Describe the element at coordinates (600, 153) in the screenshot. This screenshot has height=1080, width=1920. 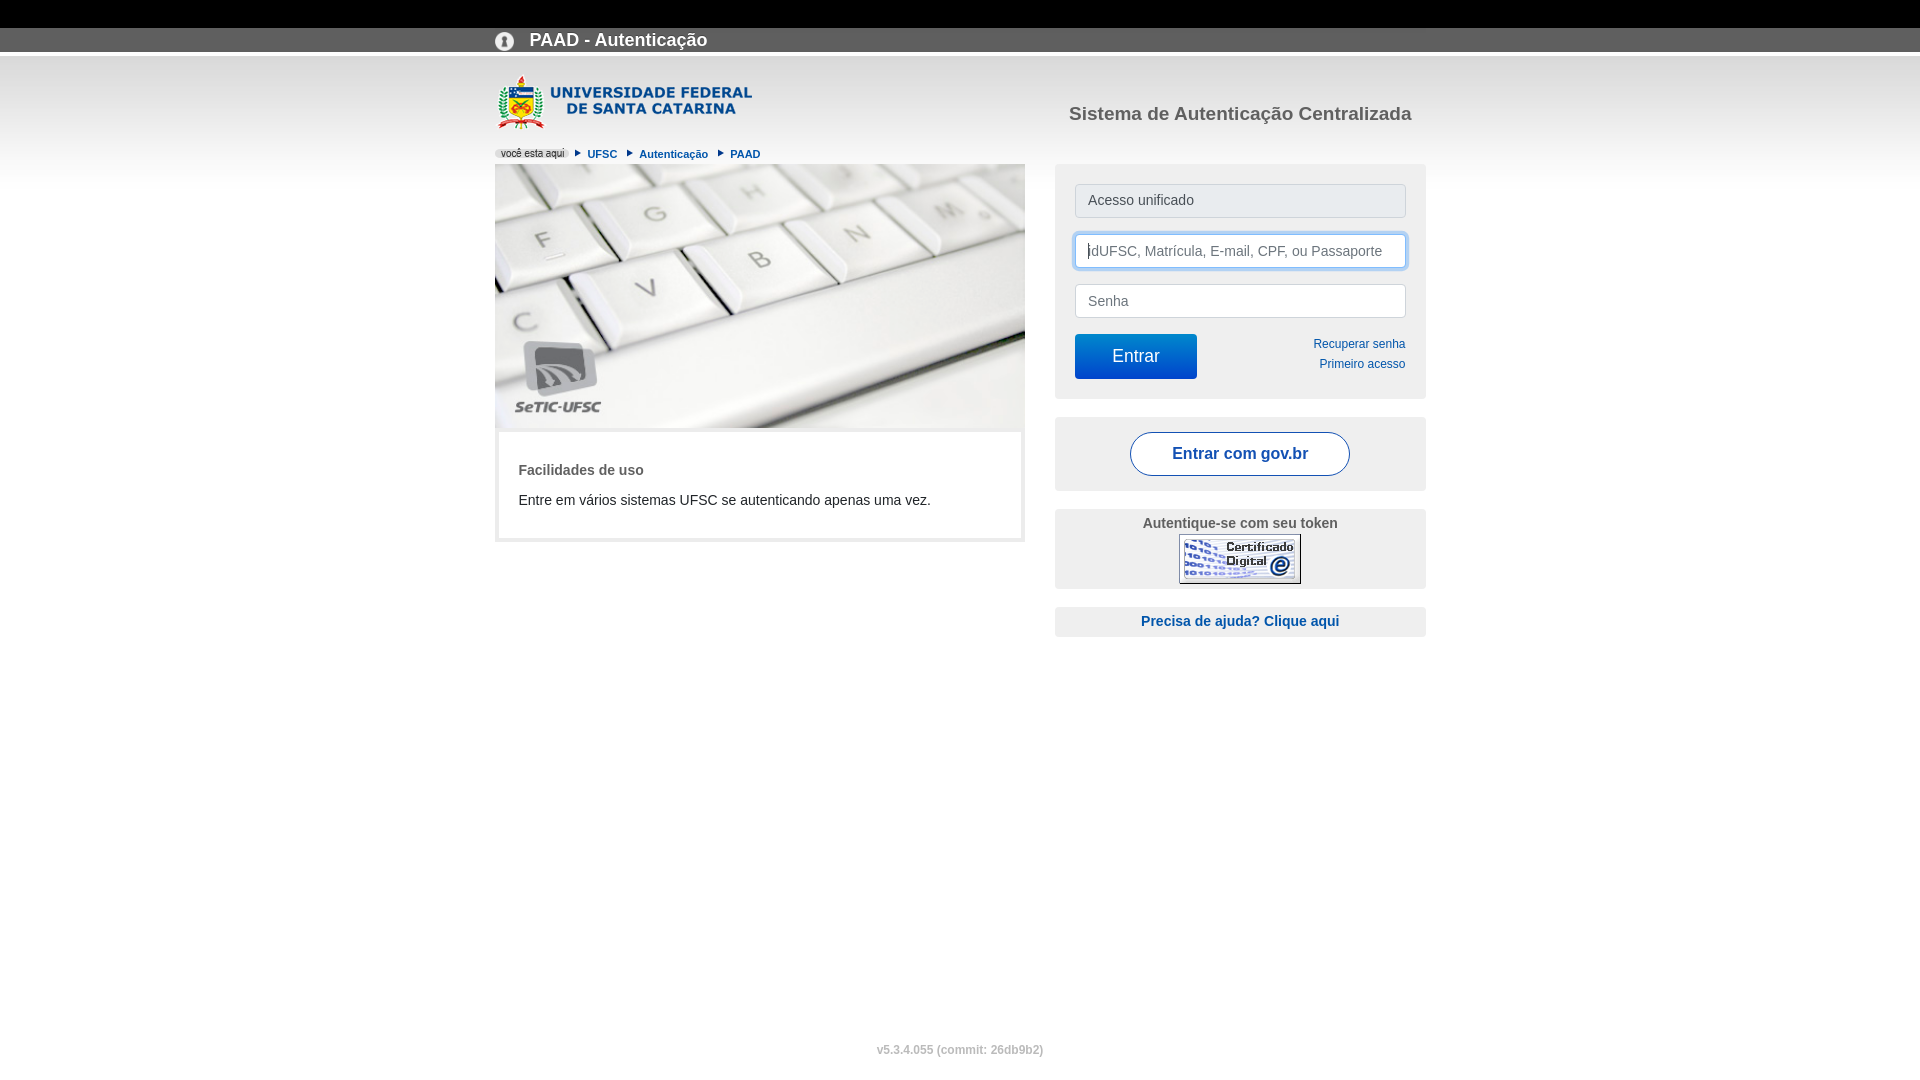
I see `'UFSC'` at that location.